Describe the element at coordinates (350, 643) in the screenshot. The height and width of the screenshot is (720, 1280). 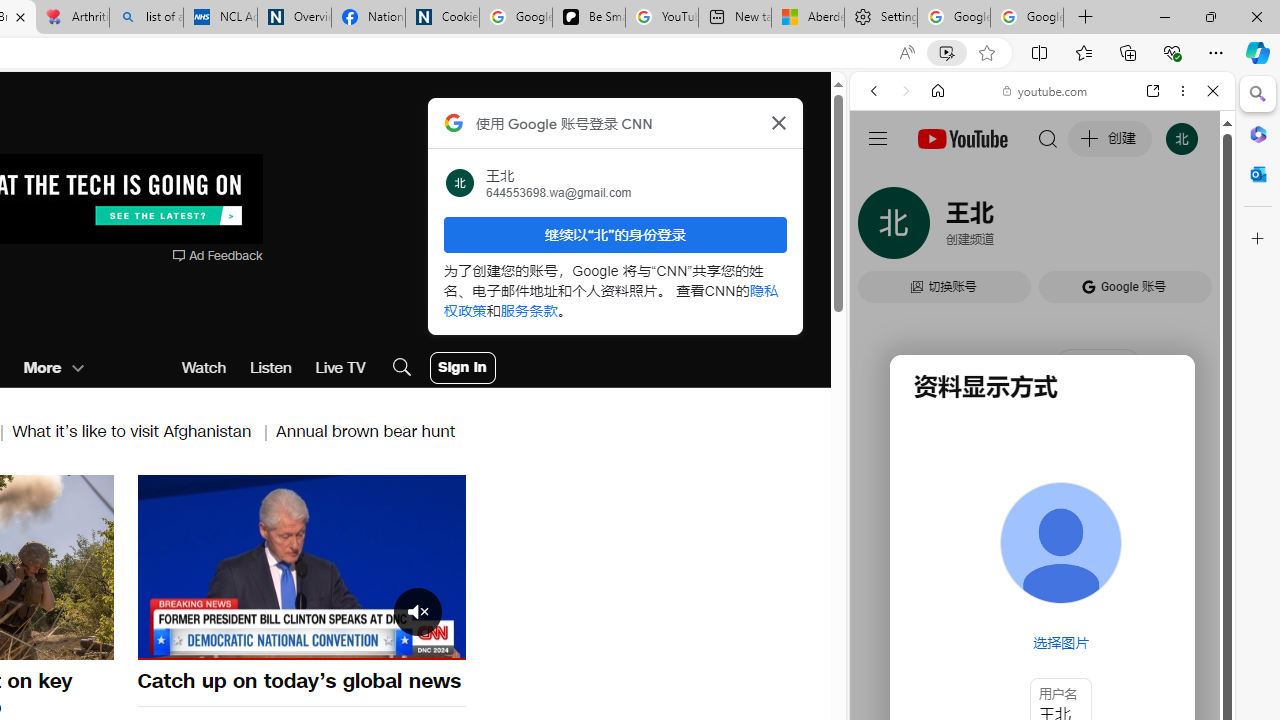
I see `'Captions Unavailable'` at that location.